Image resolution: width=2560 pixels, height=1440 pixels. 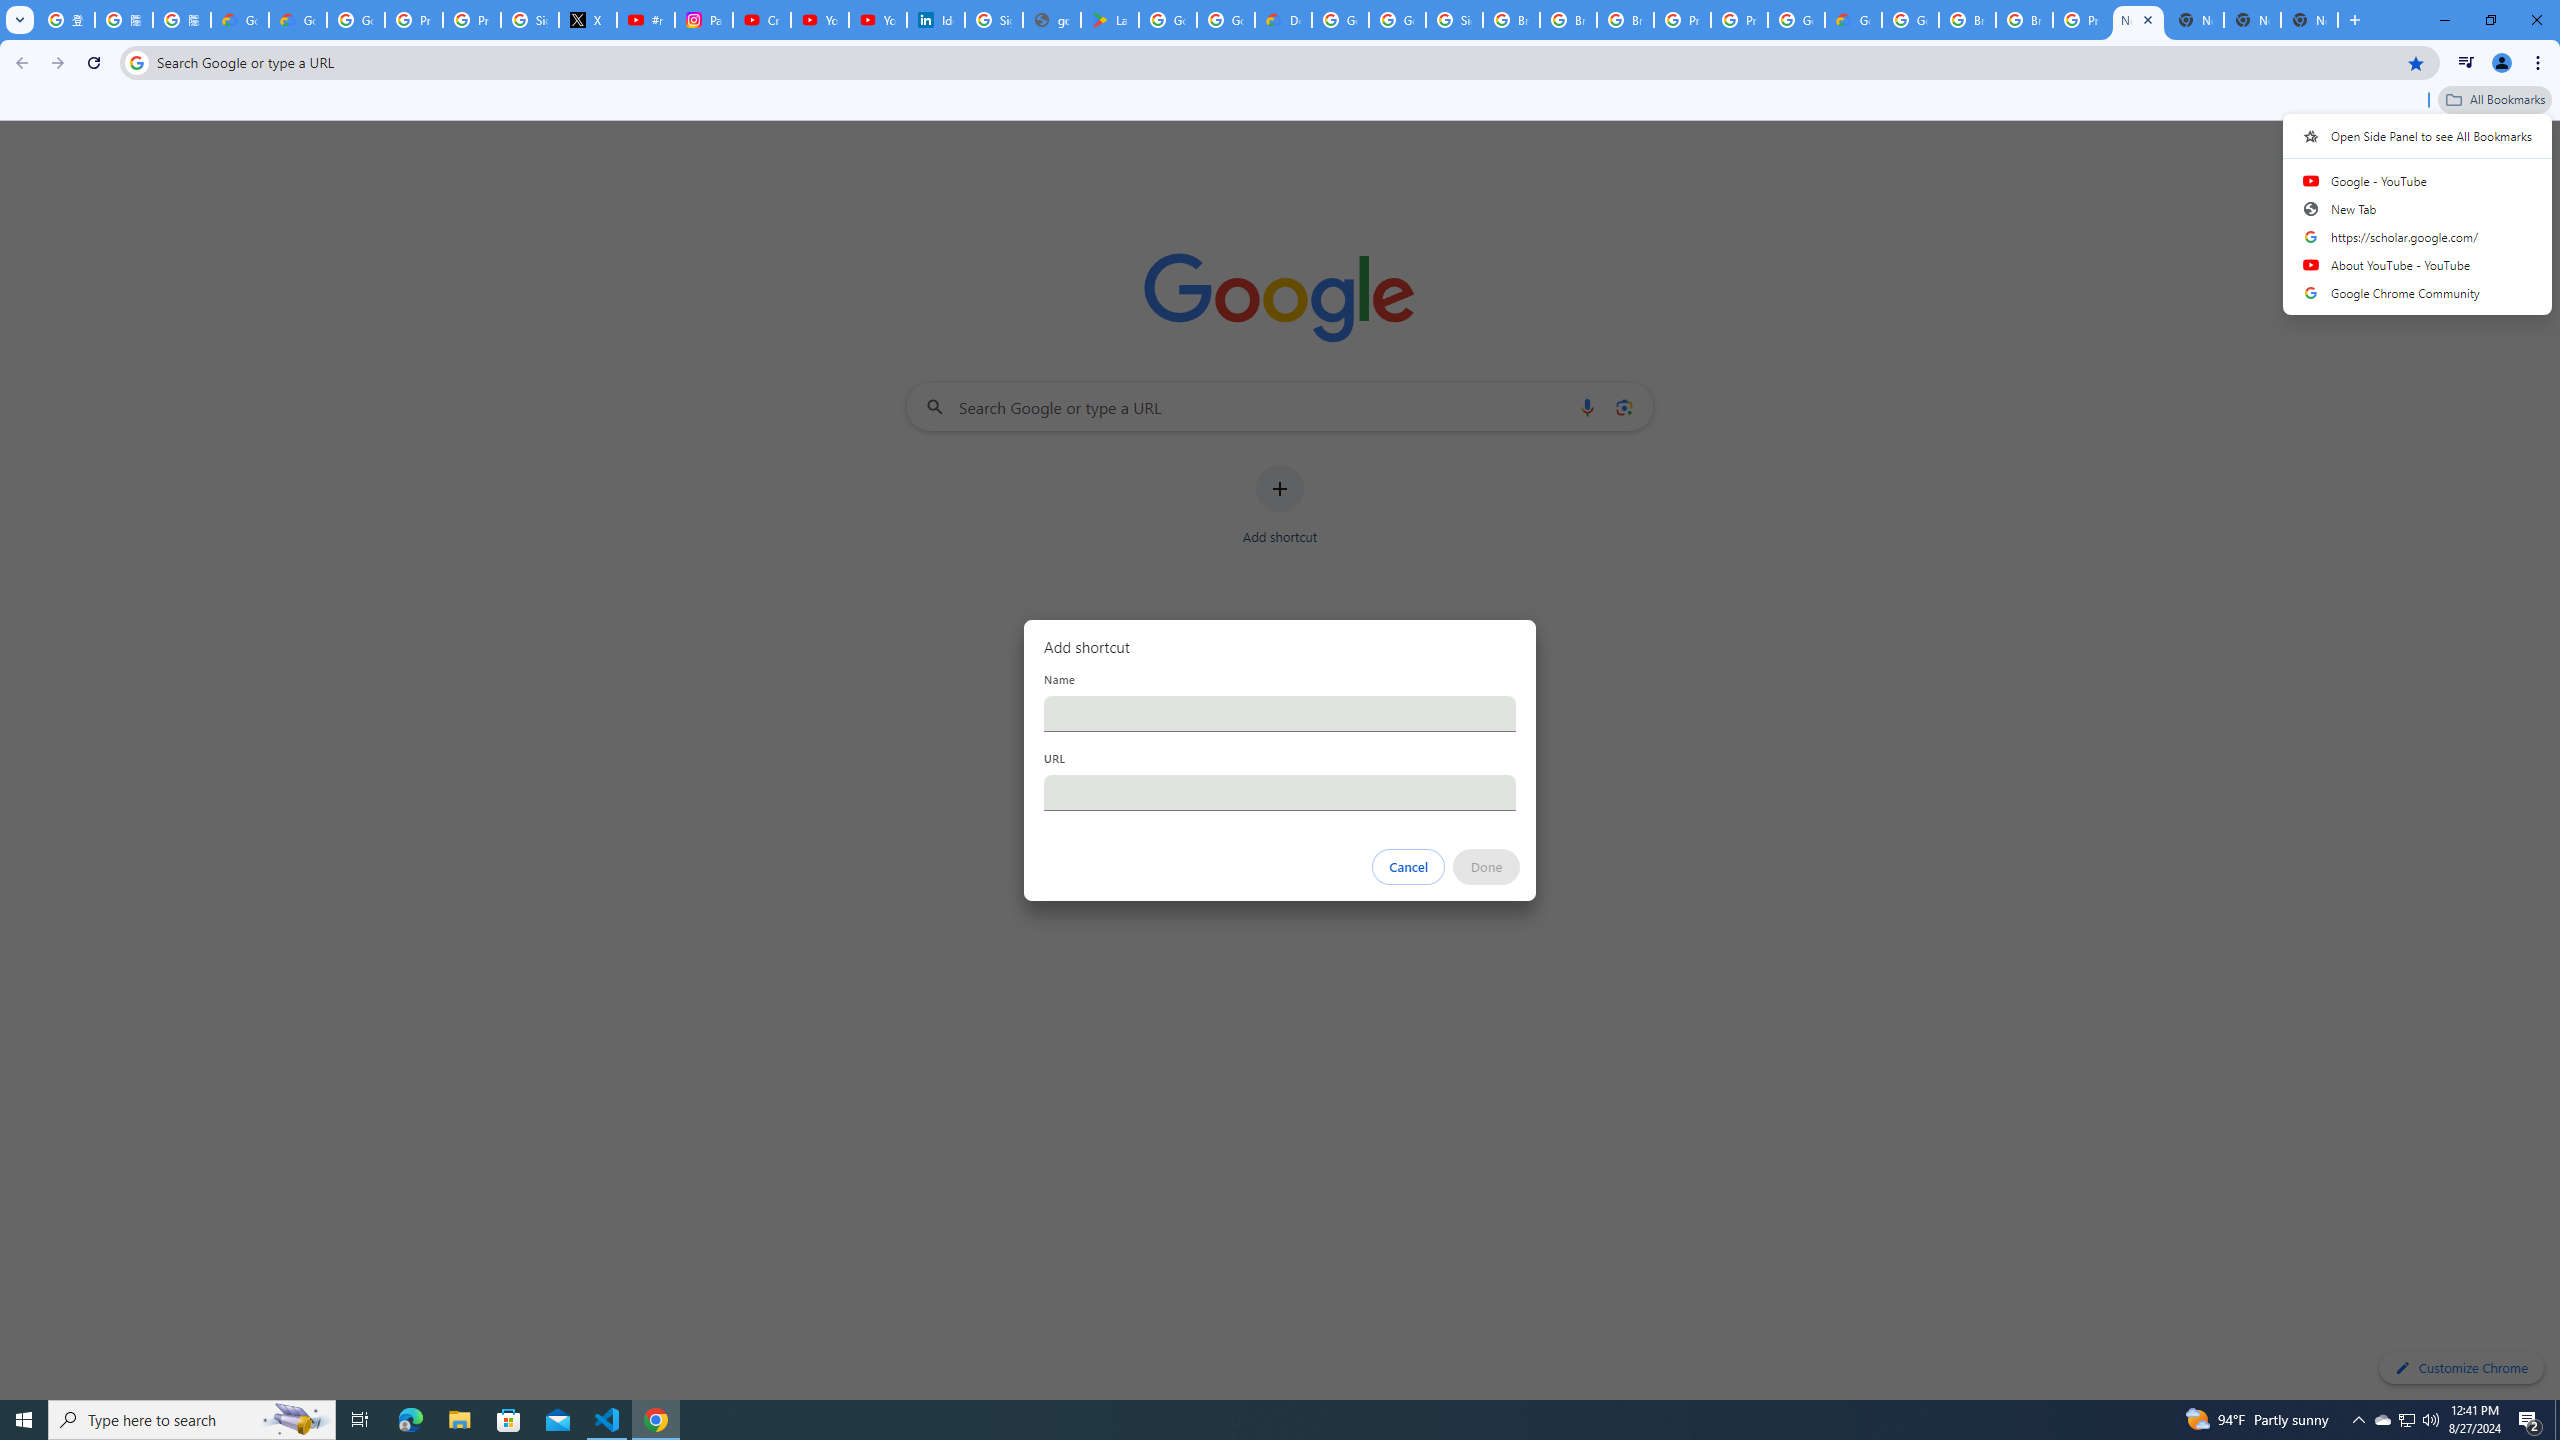 What do you see at coordinates (19, 19) in the screenshot?
I see `'Search tabs'` at bounding box center [19, 19].